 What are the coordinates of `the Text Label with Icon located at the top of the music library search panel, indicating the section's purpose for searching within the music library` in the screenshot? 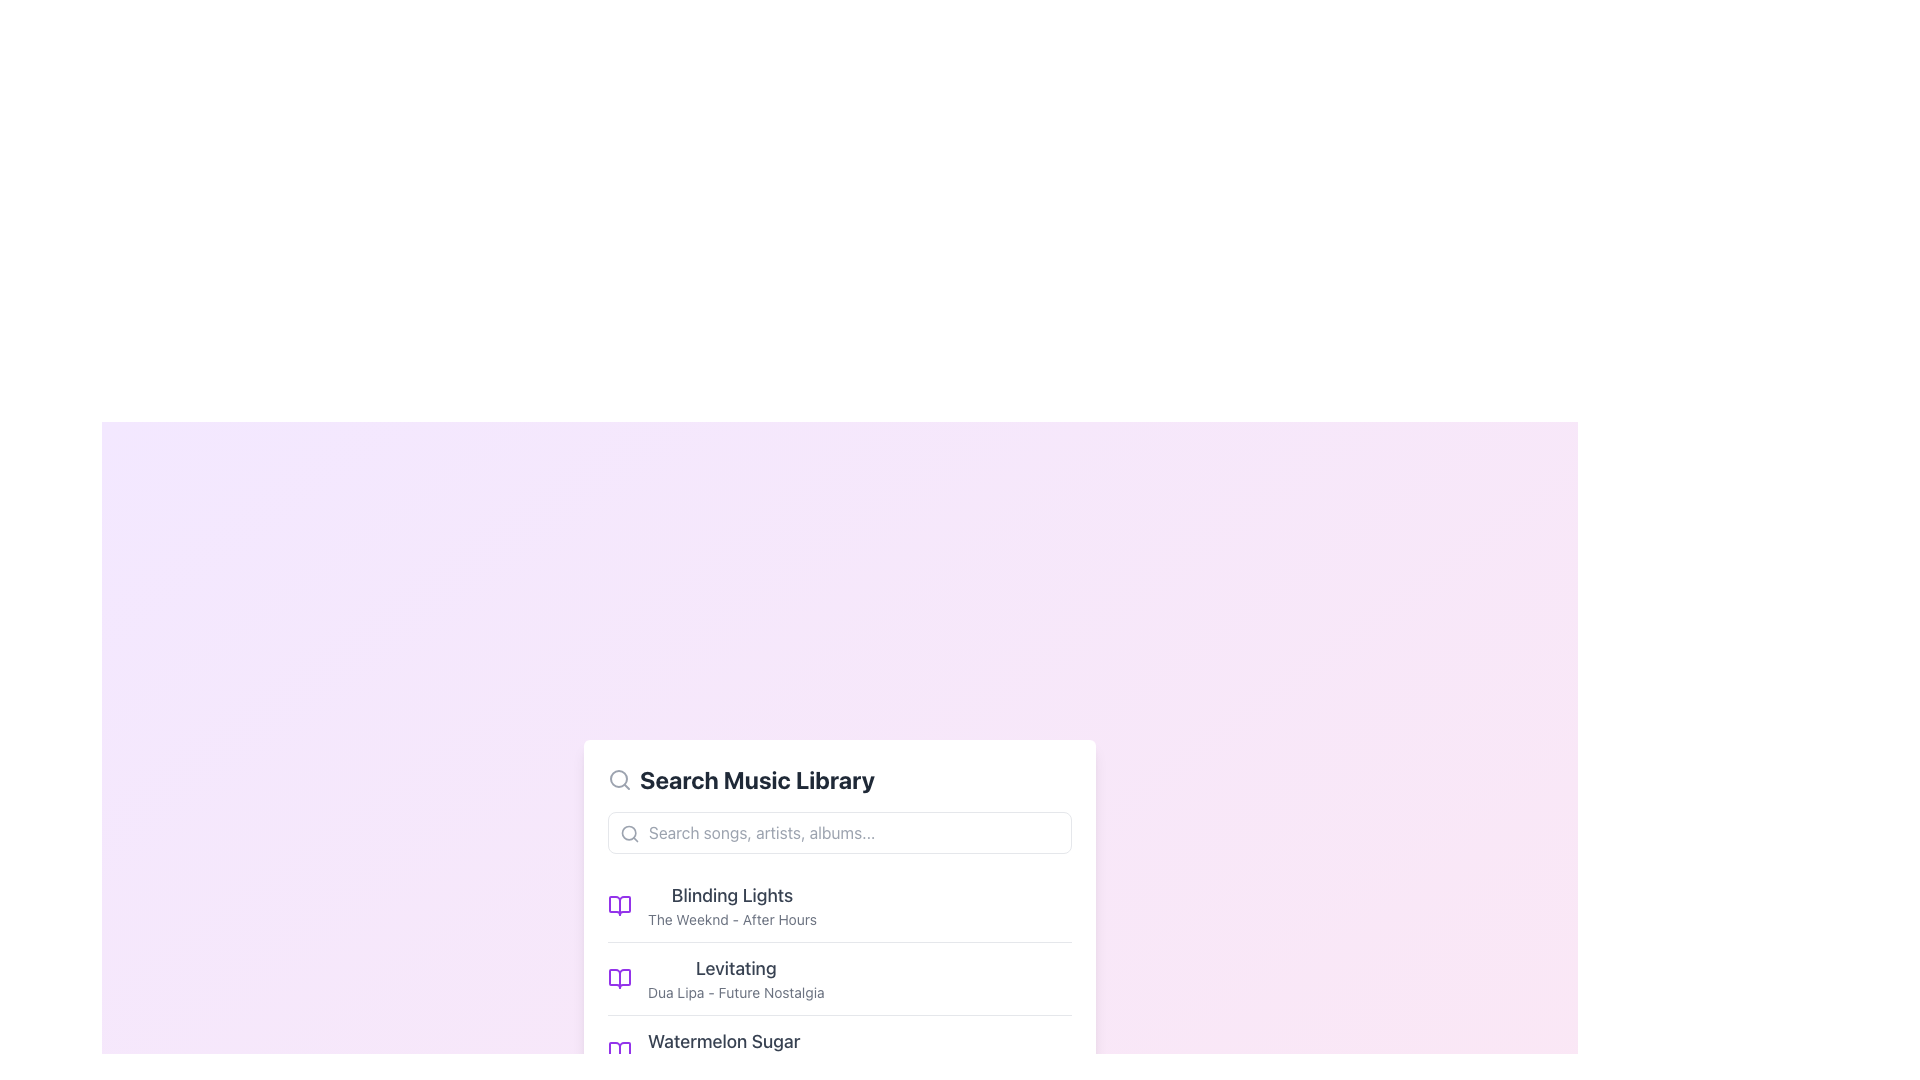 It's located at (840, 778).